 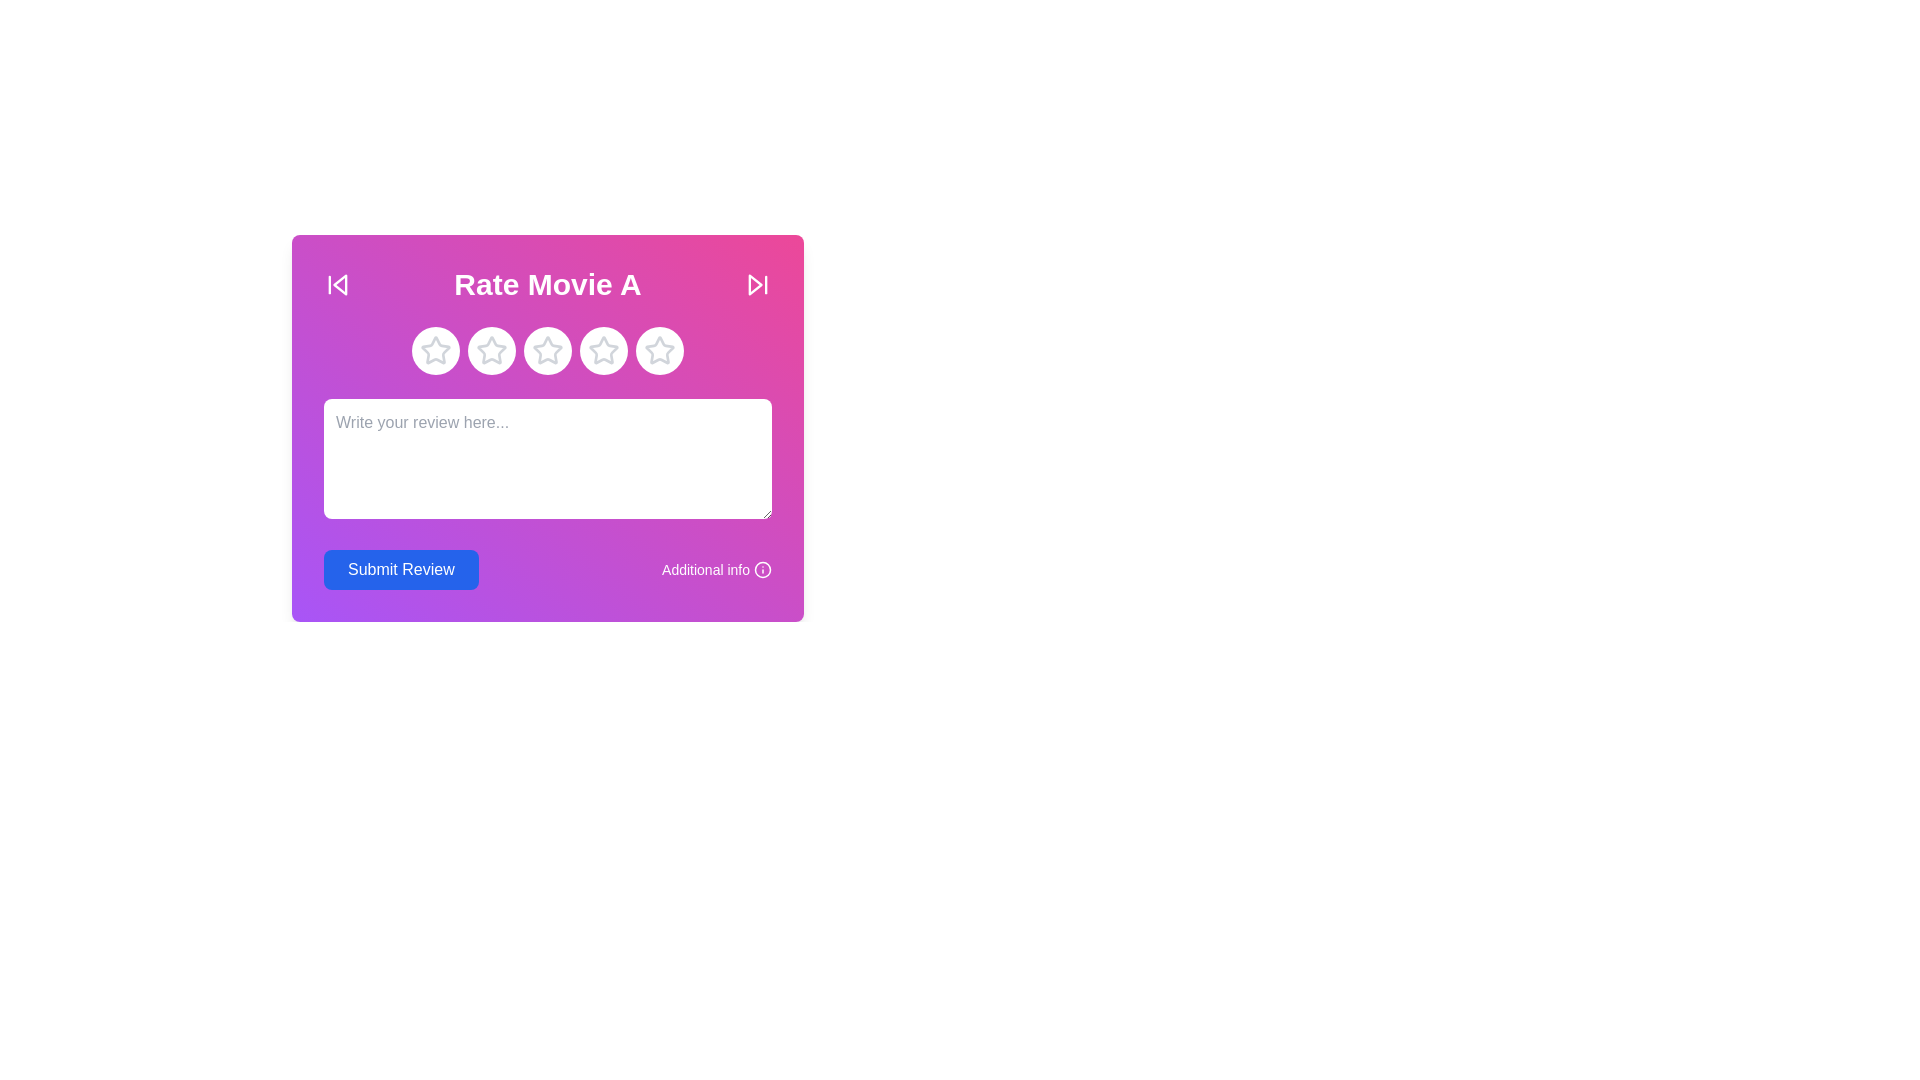 What do you see at coordinates (660, 349) in the screenshot?
I see `the fifth interactive rating star glyph in the row of five stars to focus on it` at bounding box center [660, 349].